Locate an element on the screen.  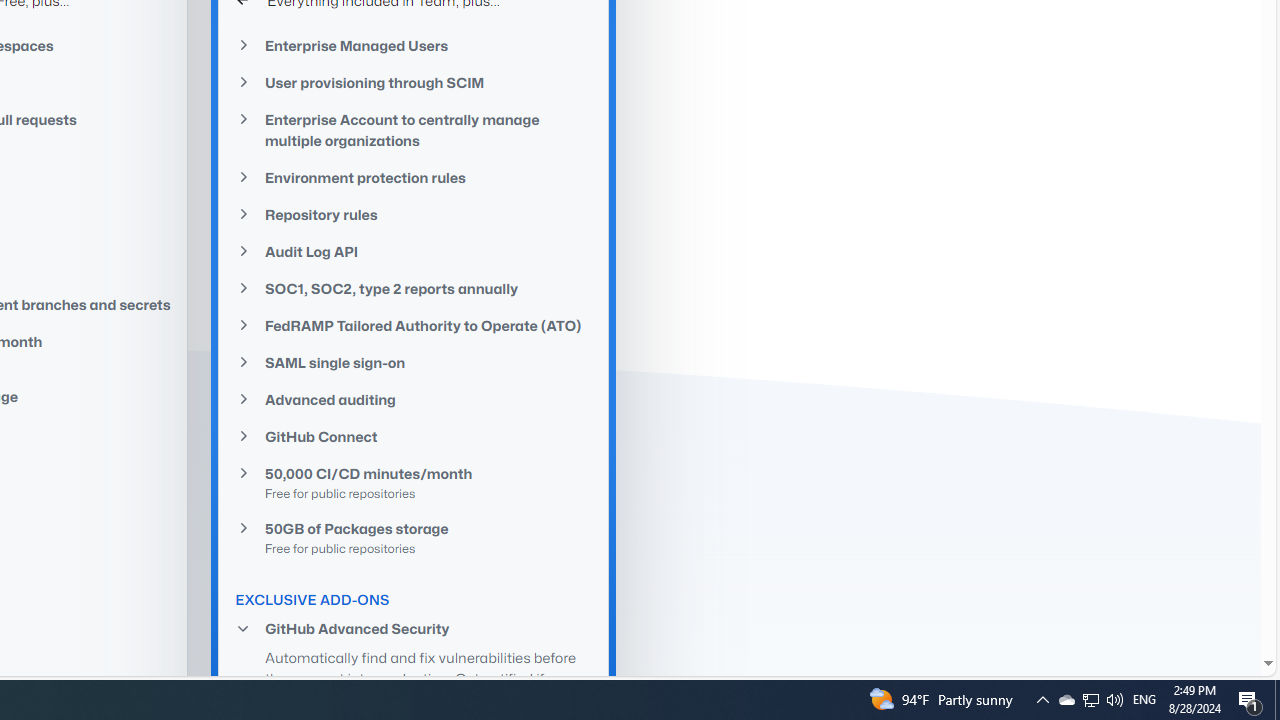
'Advanced auditing' is located at coordinates (413, 399).